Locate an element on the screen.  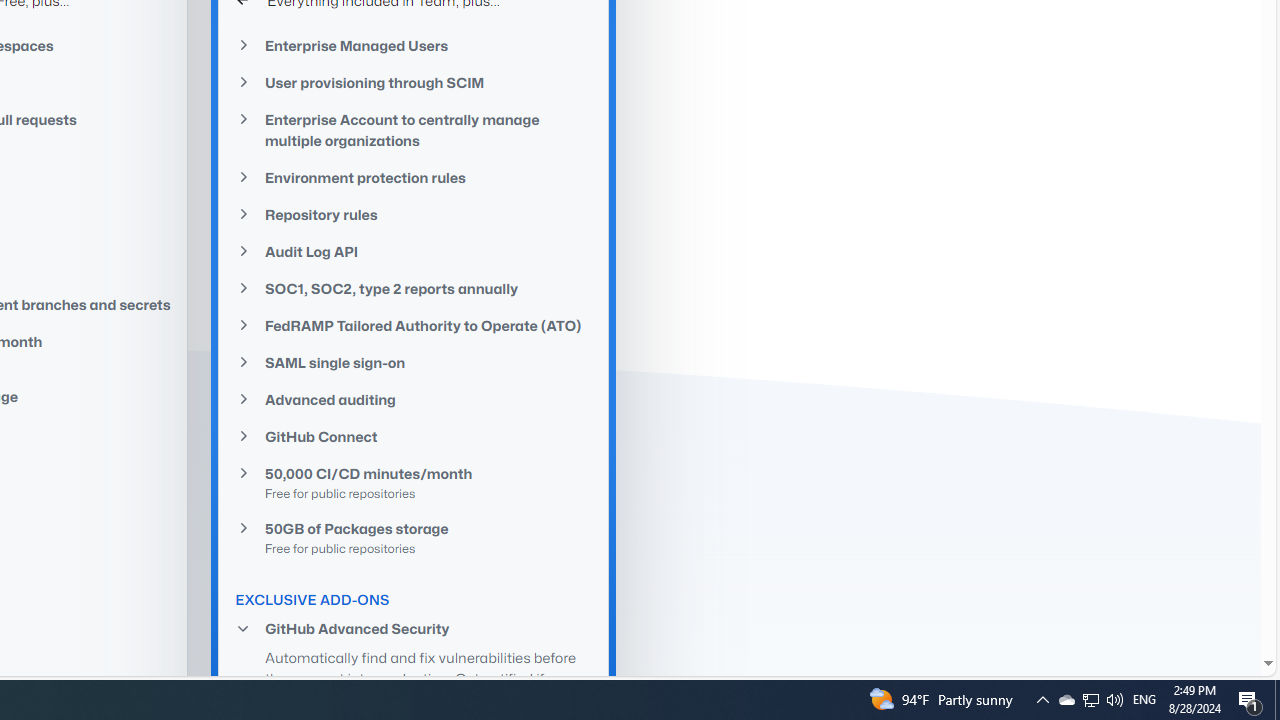
'Advanced auditing' is located at coordinates (413, 399).